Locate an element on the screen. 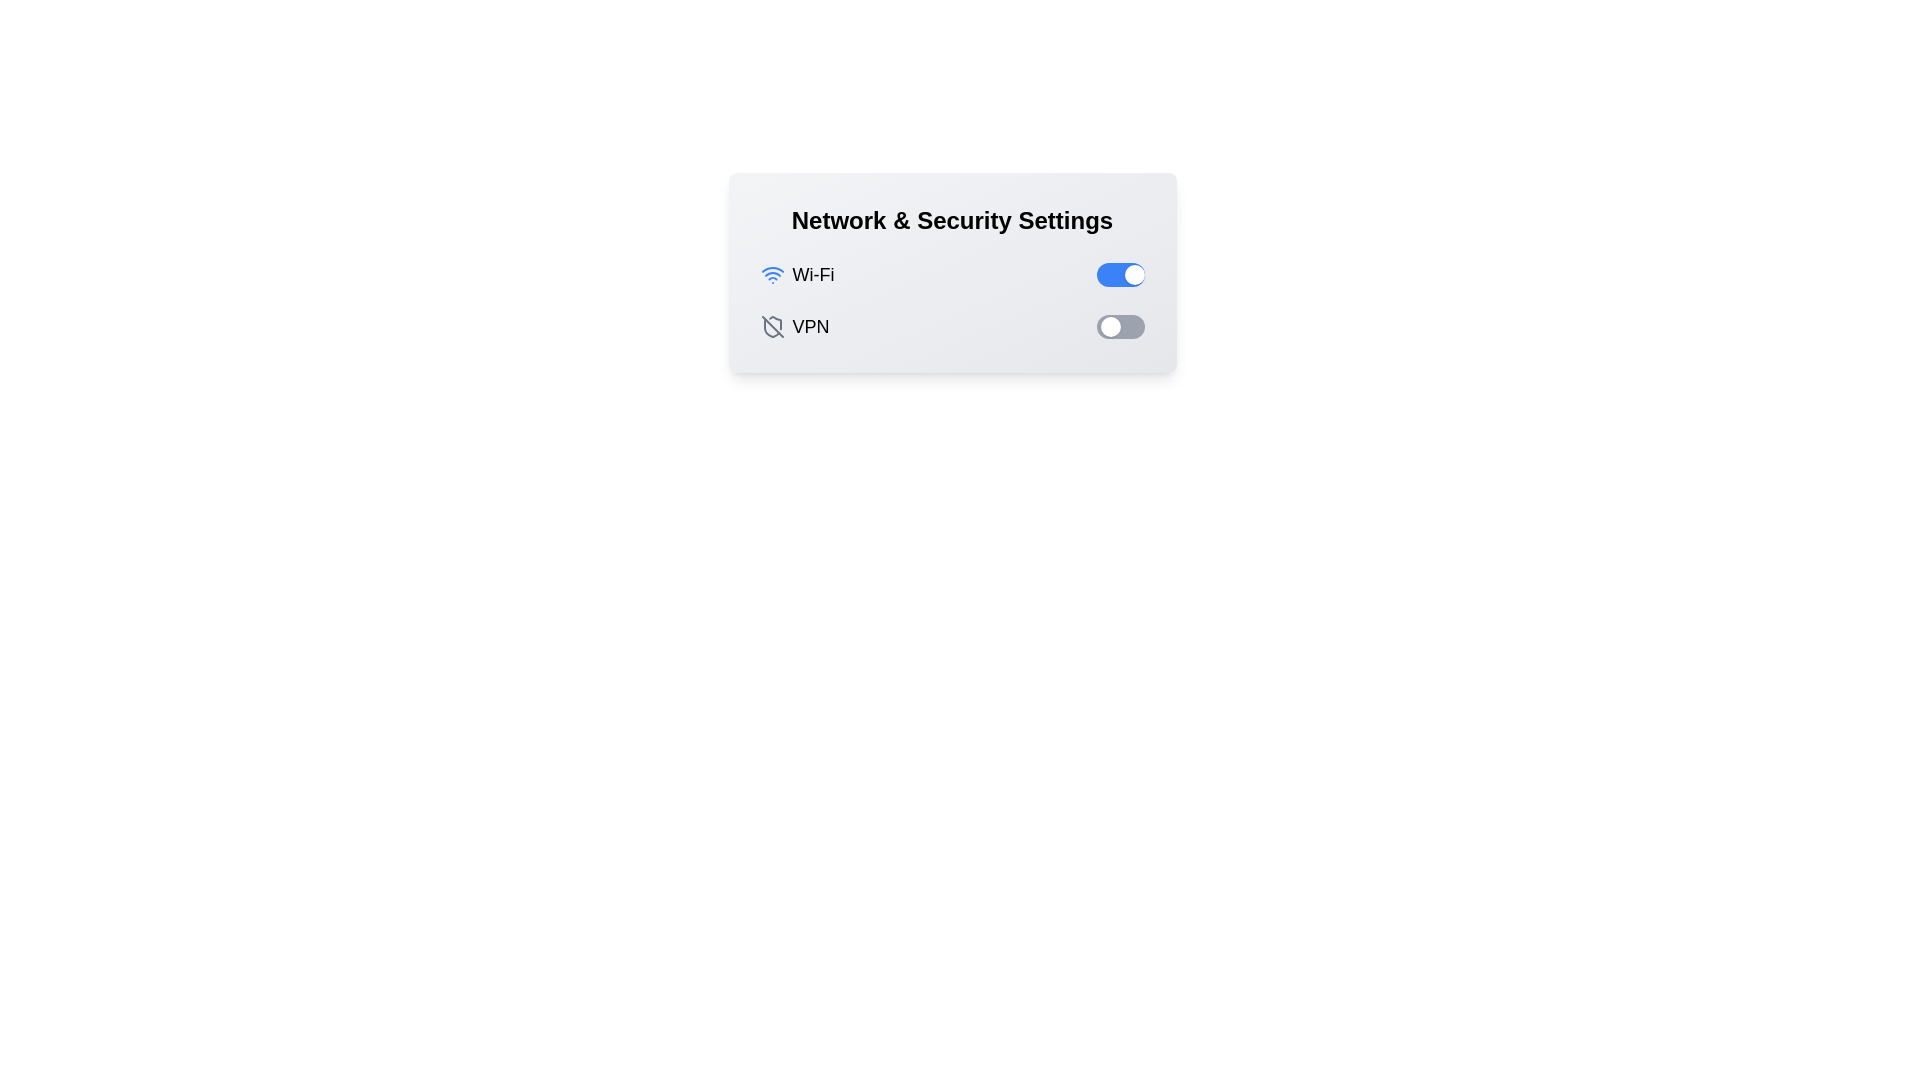 Image resolution: width=1920 pixels, height=1080 pixels. the circular toggle knob for the Wi-Fi setting, which indicates that the toggle is currently active is located at coordinates (1134, 274).